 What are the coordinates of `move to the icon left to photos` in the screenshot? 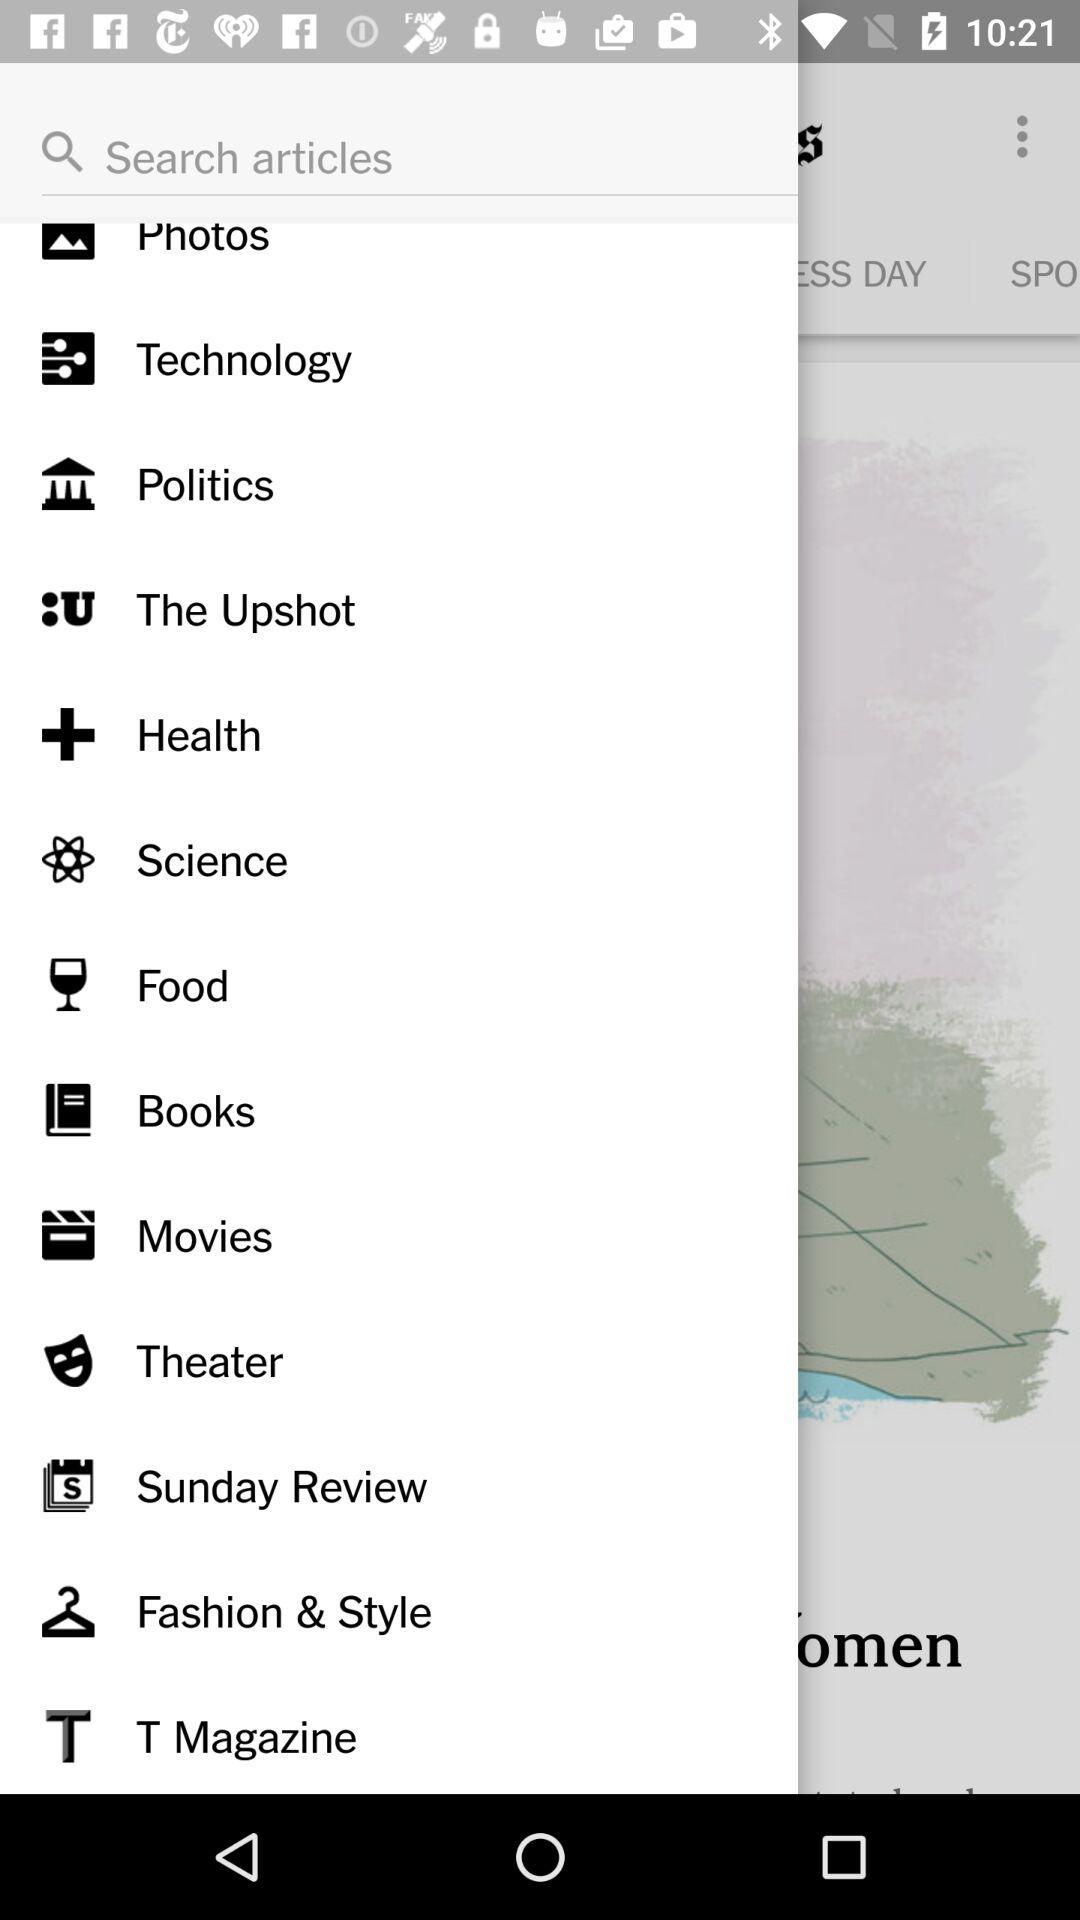 It's located at (67, 240).